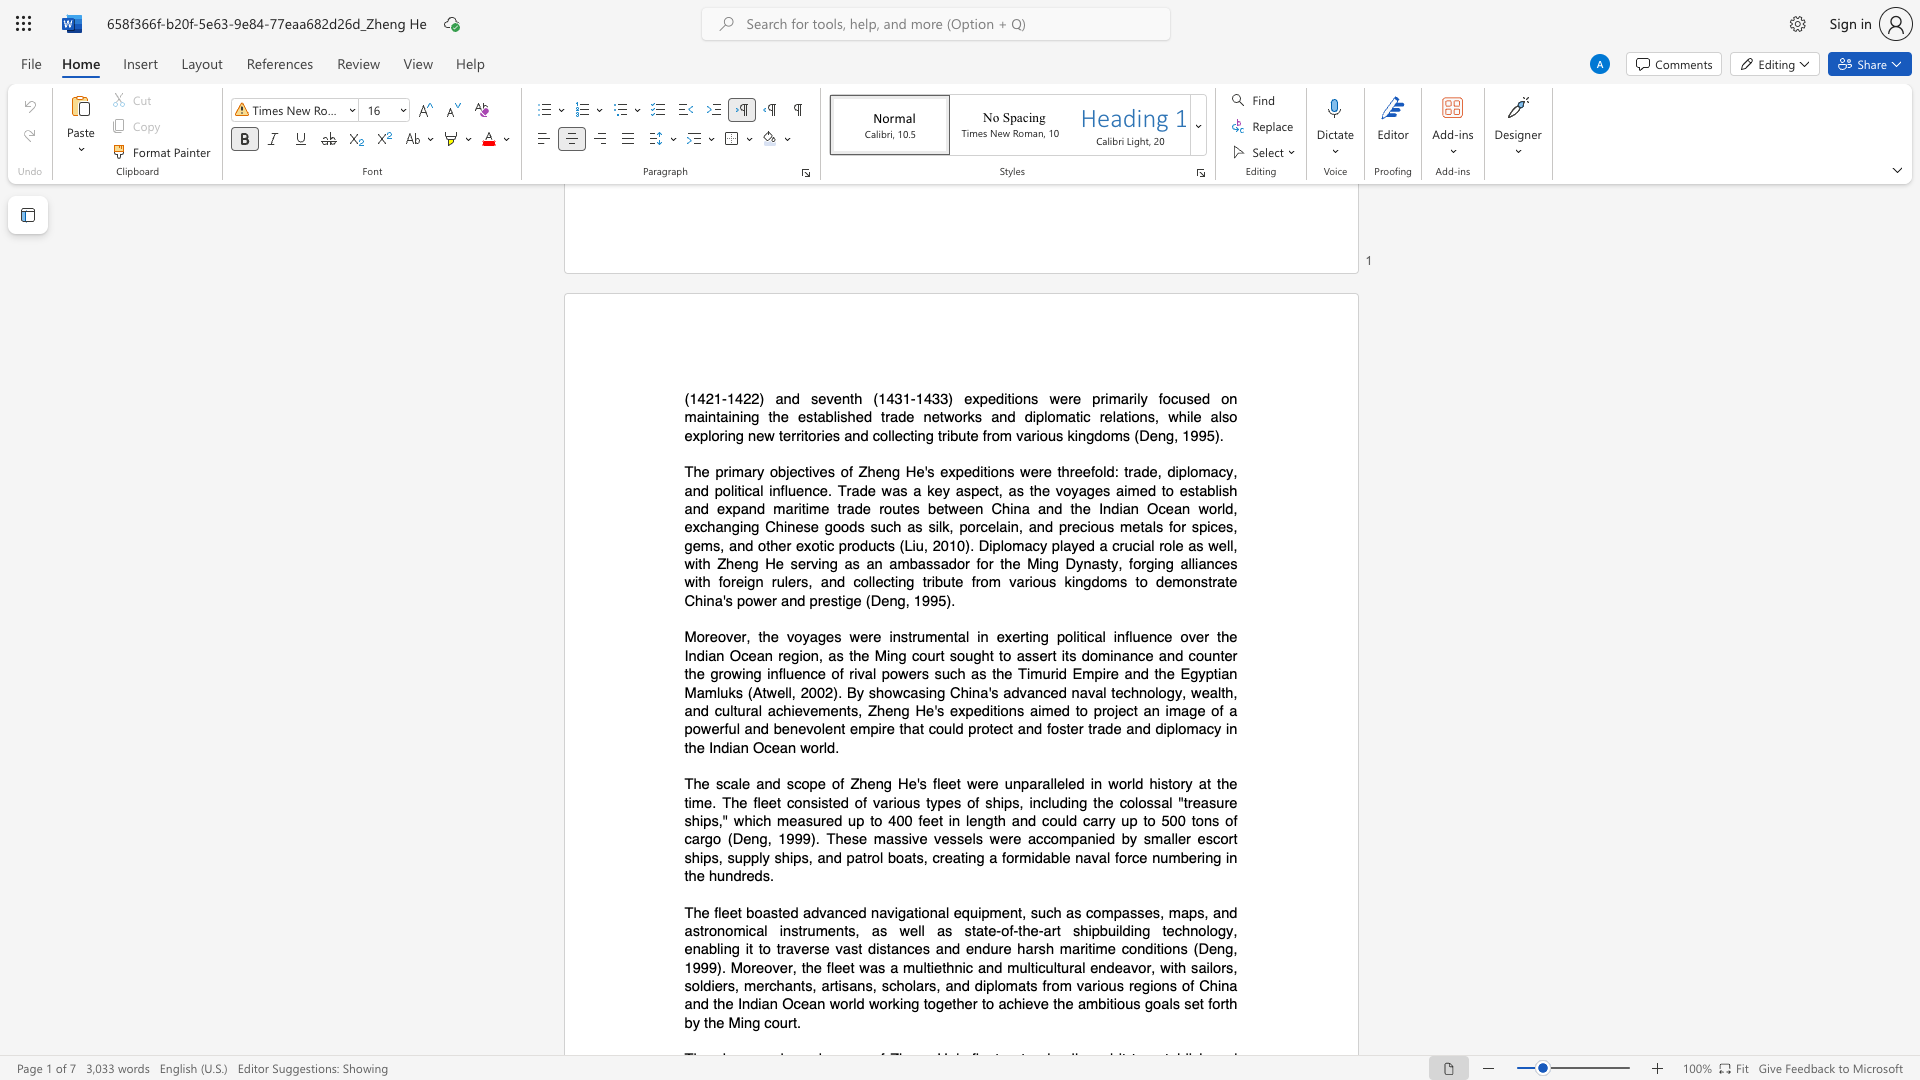  Describe the element at coordinates (880, 985) in the screenshot. I see `the subset text "sc" within the text "shipbuilding technology, enabling it to traverse vast distances and endure harsh maritime conditions (Deng, 1999). Moreover, the fleet was a multiethnic and multicultural endeavor, with sailors, soldiers, merchants, artisans, scholars, and diplomats from various regions of China and the Indian Ocean world working together to achieve the ambitious goals set forth by the Ming court."` at that location.